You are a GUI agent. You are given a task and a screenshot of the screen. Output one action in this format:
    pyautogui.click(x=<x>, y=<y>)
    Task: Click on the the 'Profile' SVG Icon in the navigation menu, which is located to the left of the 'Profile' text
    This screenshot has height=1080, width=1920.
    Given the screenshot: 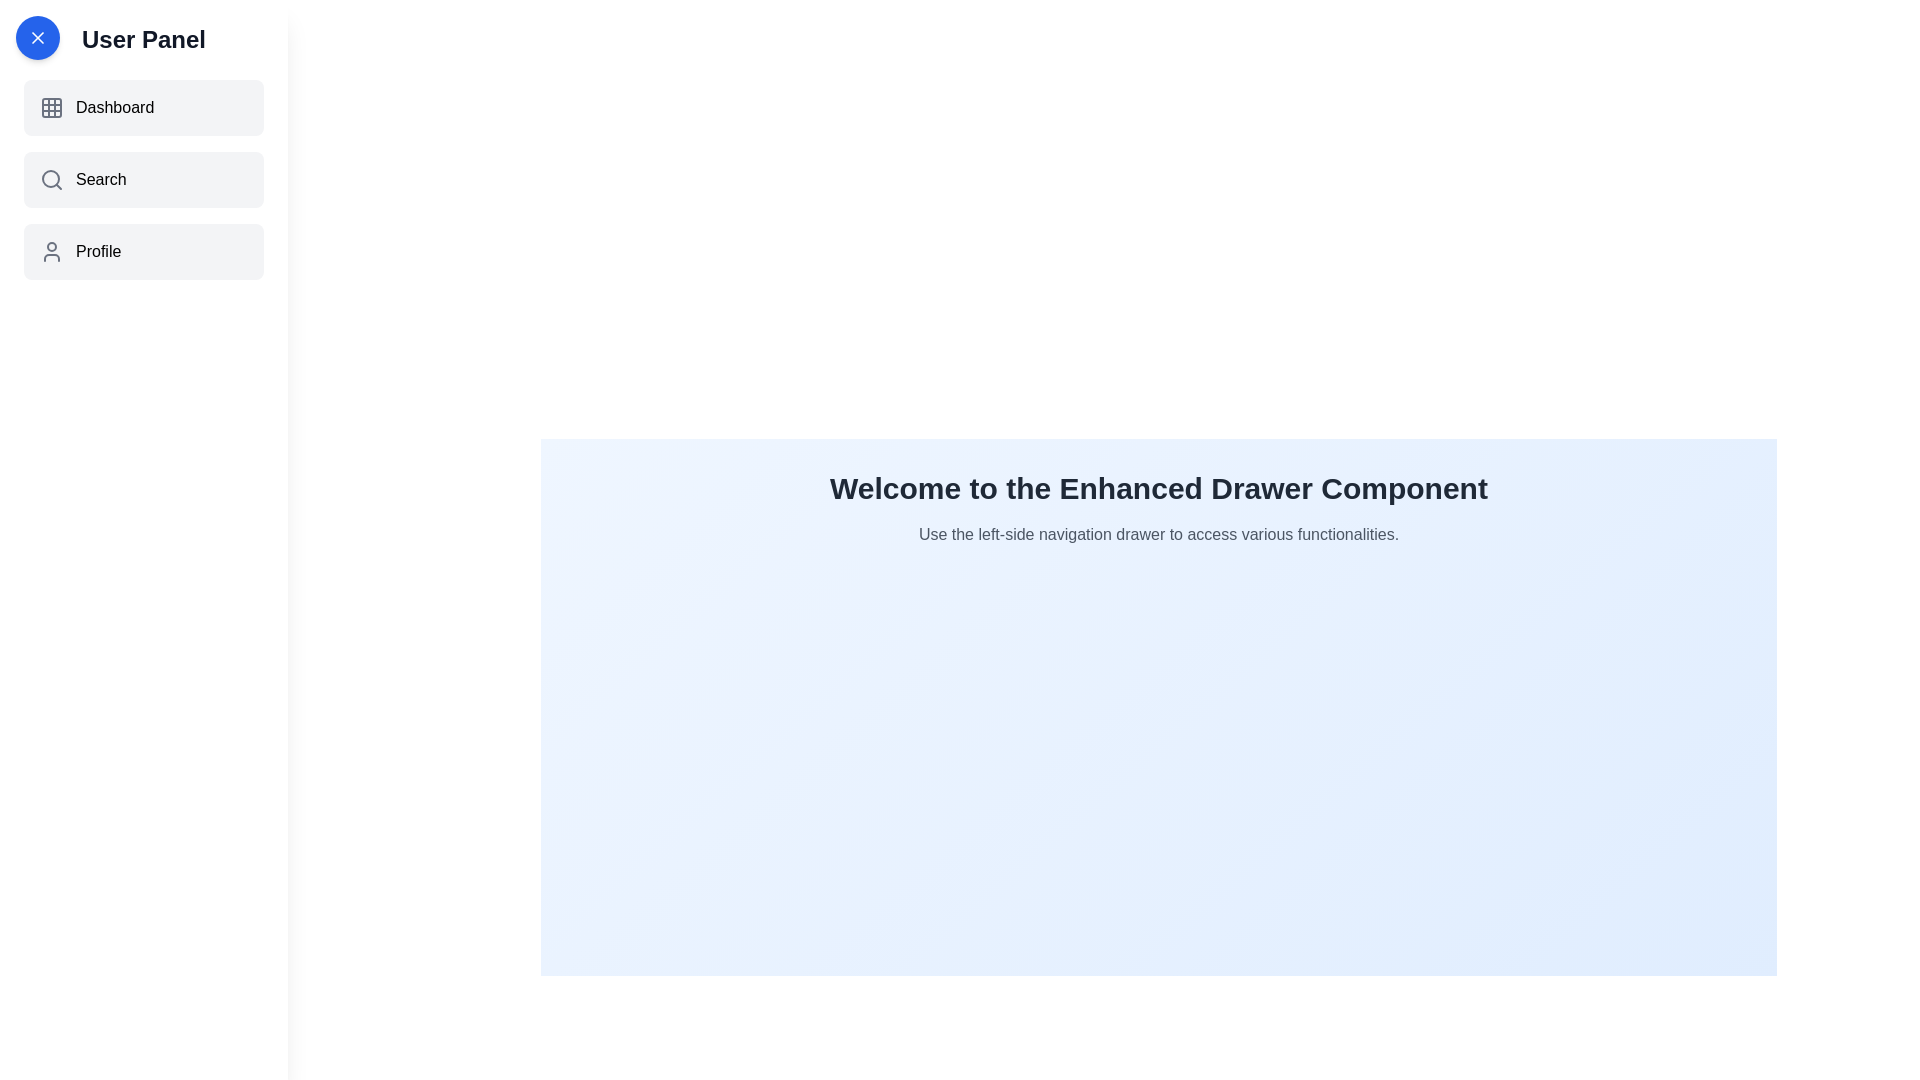 What is the action you would take?
    pyautogui.click(x=52, y=250)
    